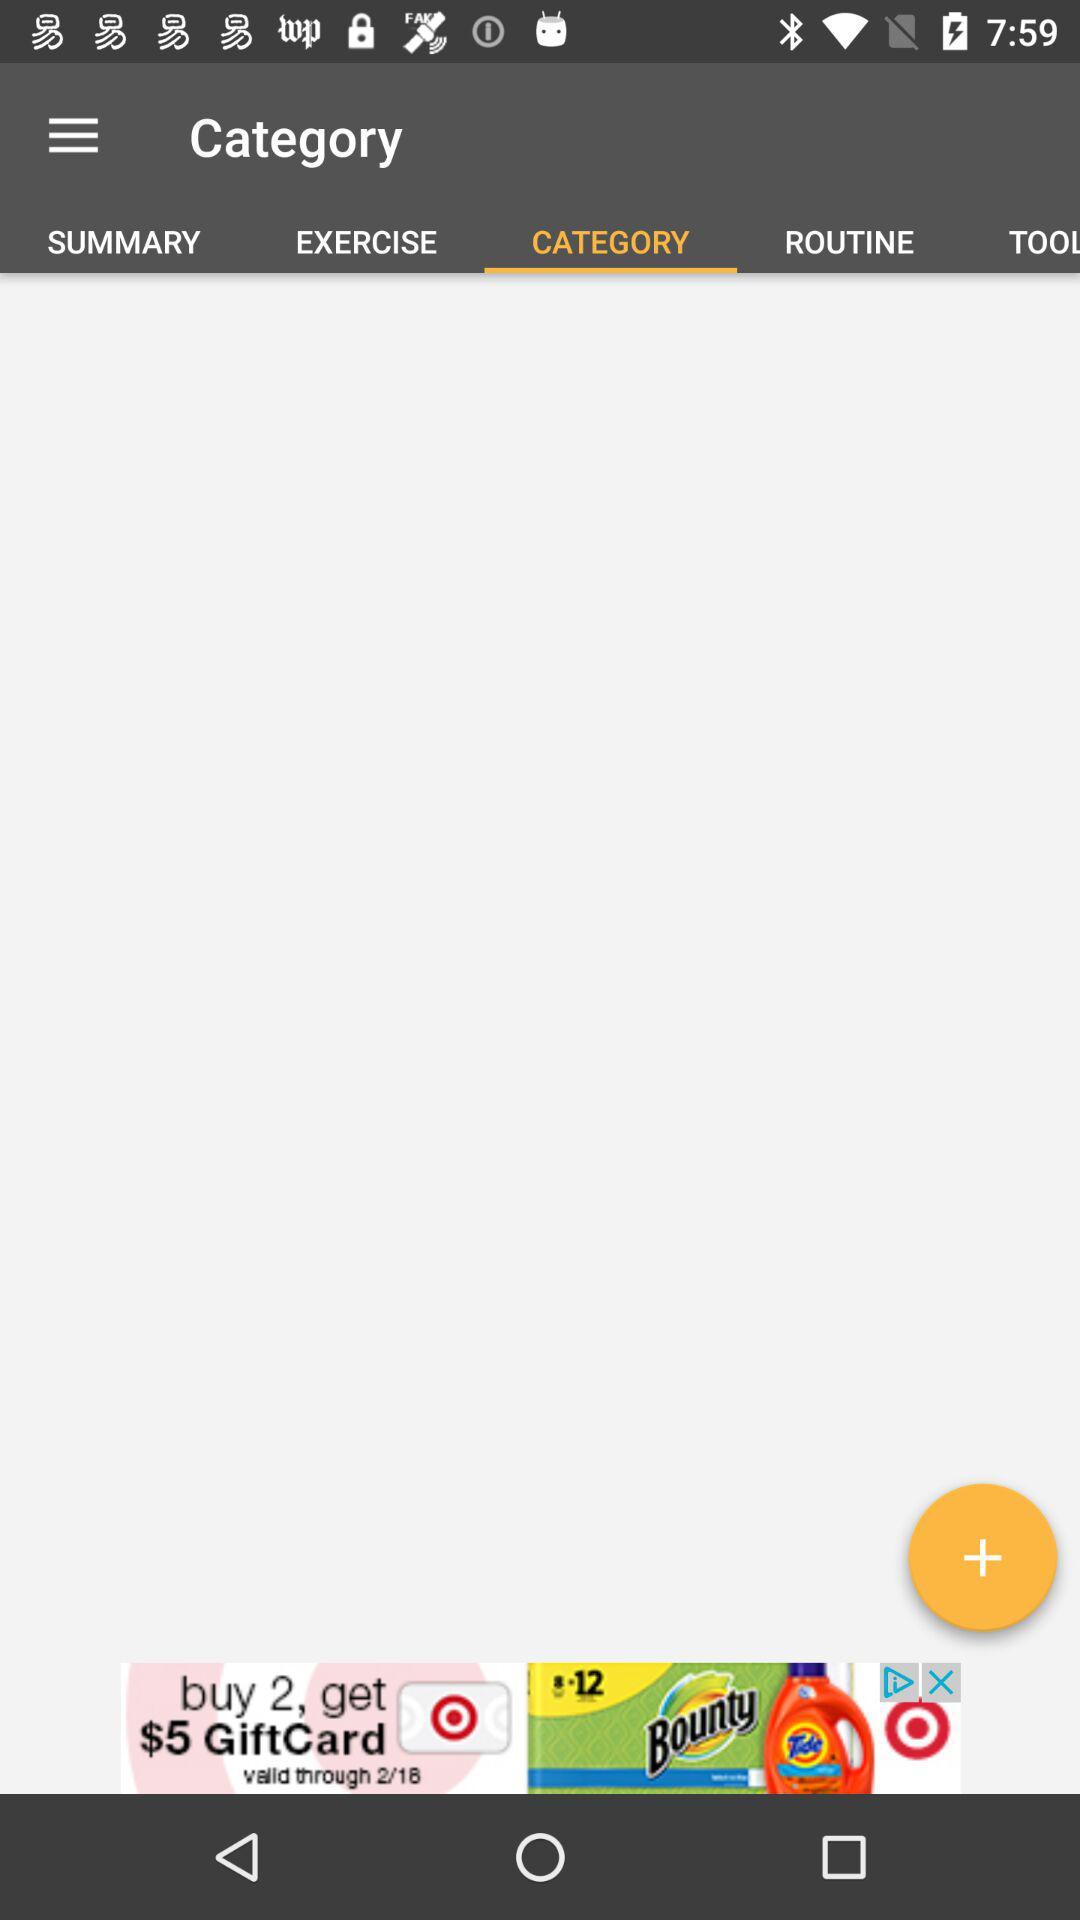 Image resolution: width=1080 pixels, height=1920 pixels. I want to click on the add icon, so click(981, 1564).